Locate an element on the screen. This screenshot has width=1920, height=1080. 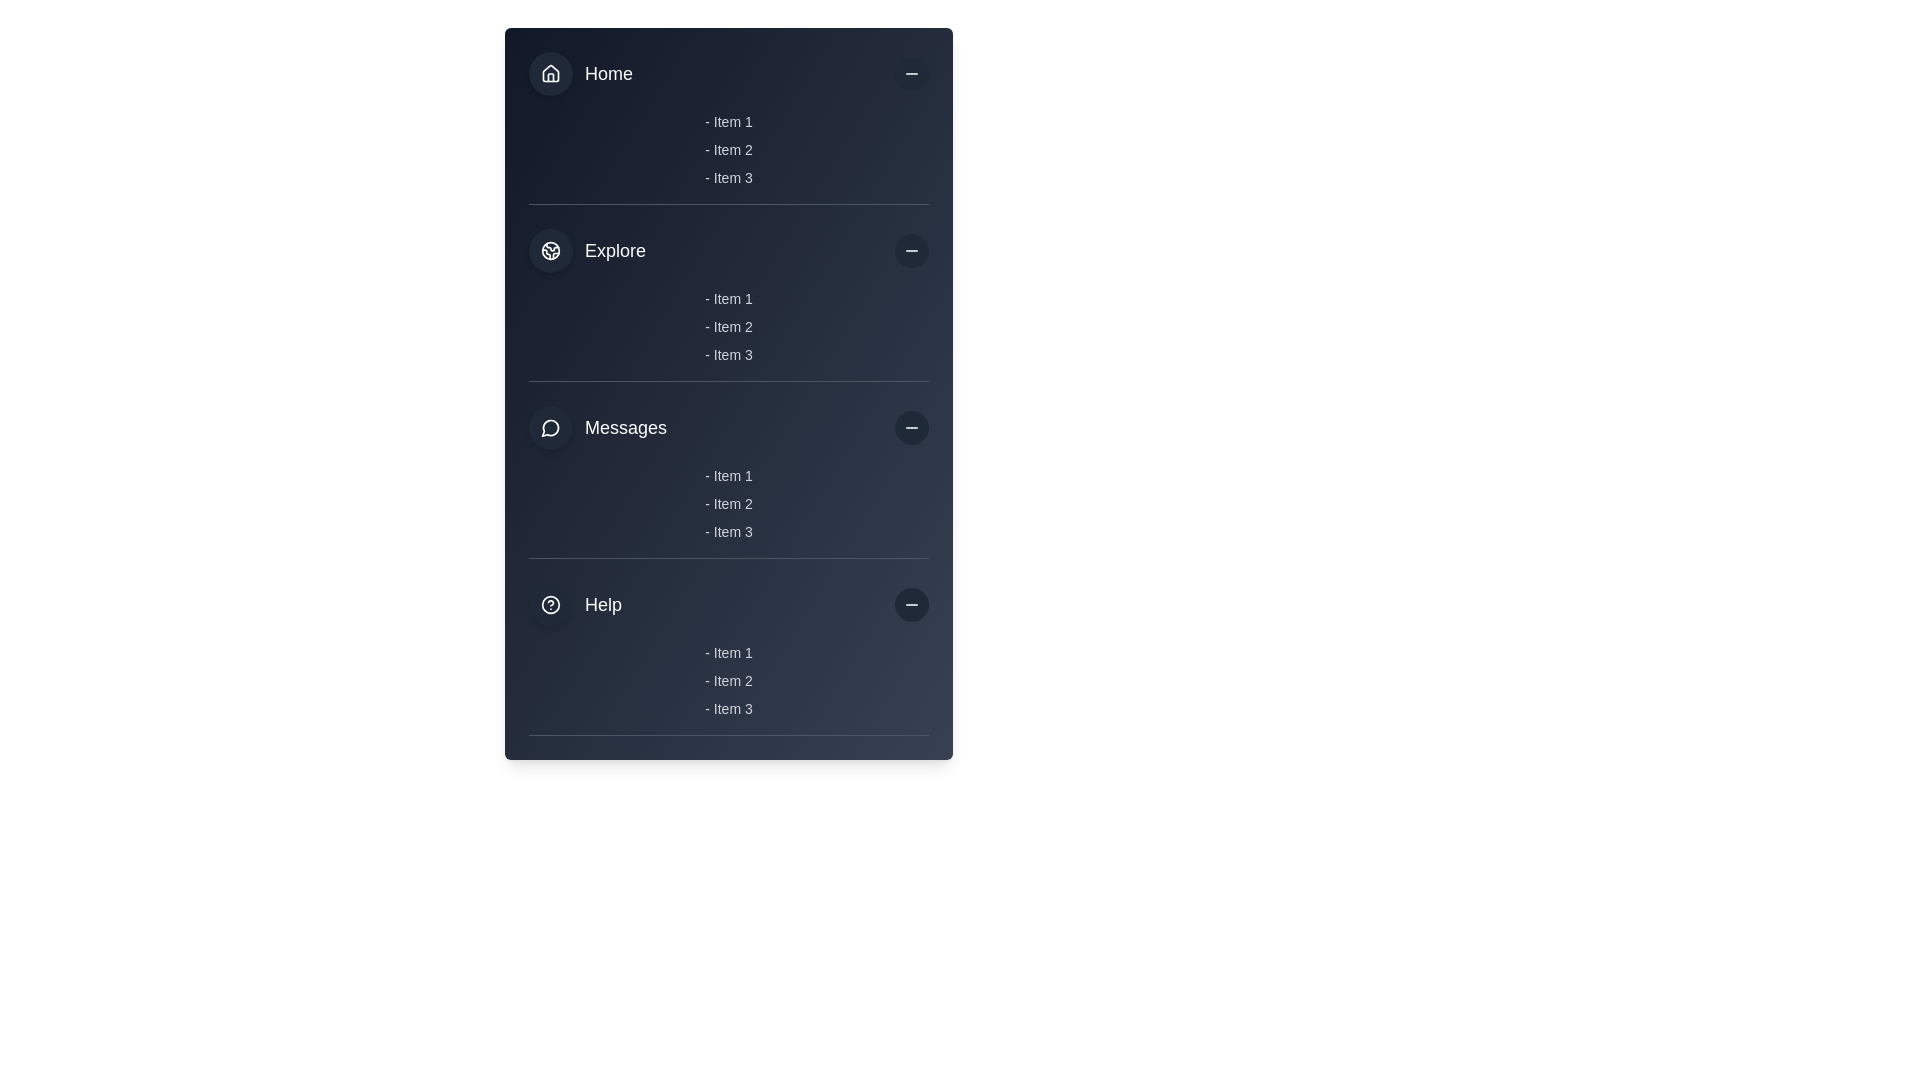
the 'Explore' static text label in the vertical navigation menu, which identifies the purpose of the section is located at coordinates (614, 249).